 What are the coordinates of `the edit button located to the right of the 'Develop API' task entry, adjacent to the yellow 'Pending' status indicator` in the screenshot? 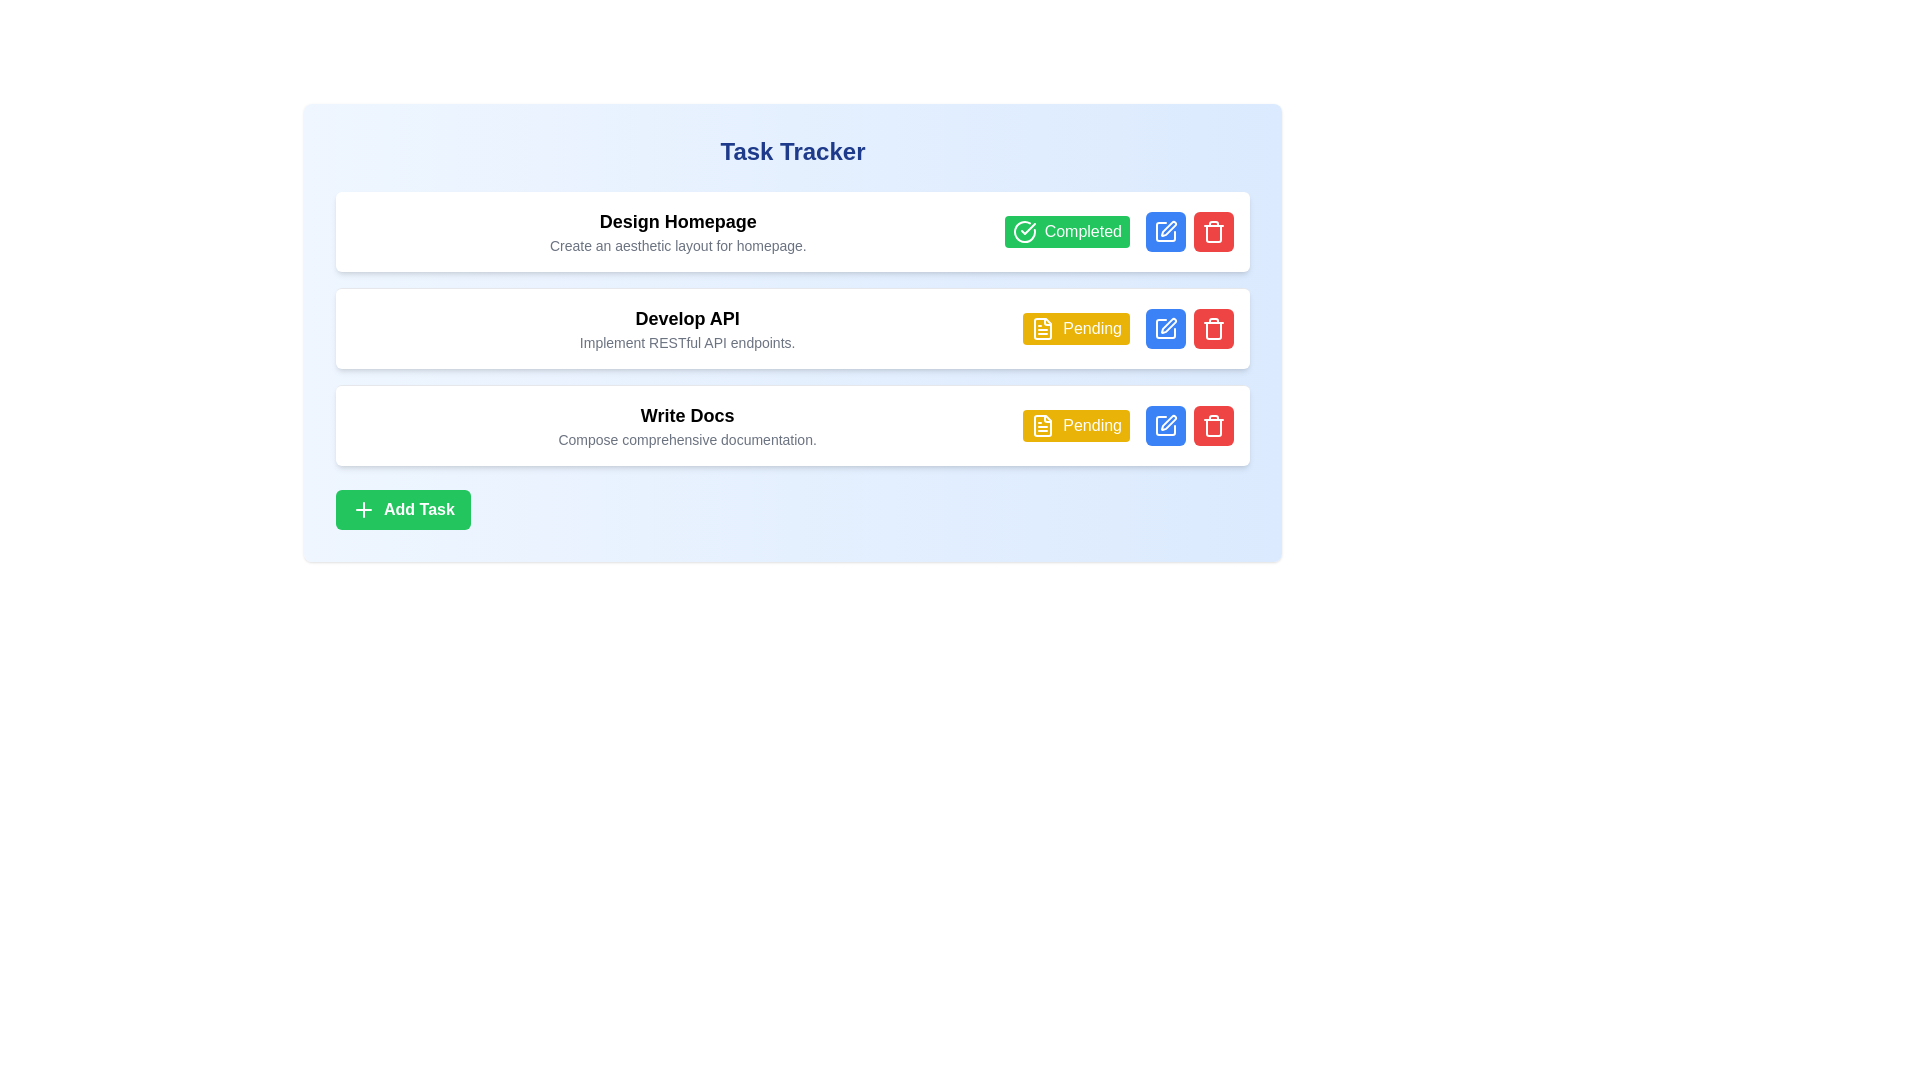 It's located at (1166, 327).